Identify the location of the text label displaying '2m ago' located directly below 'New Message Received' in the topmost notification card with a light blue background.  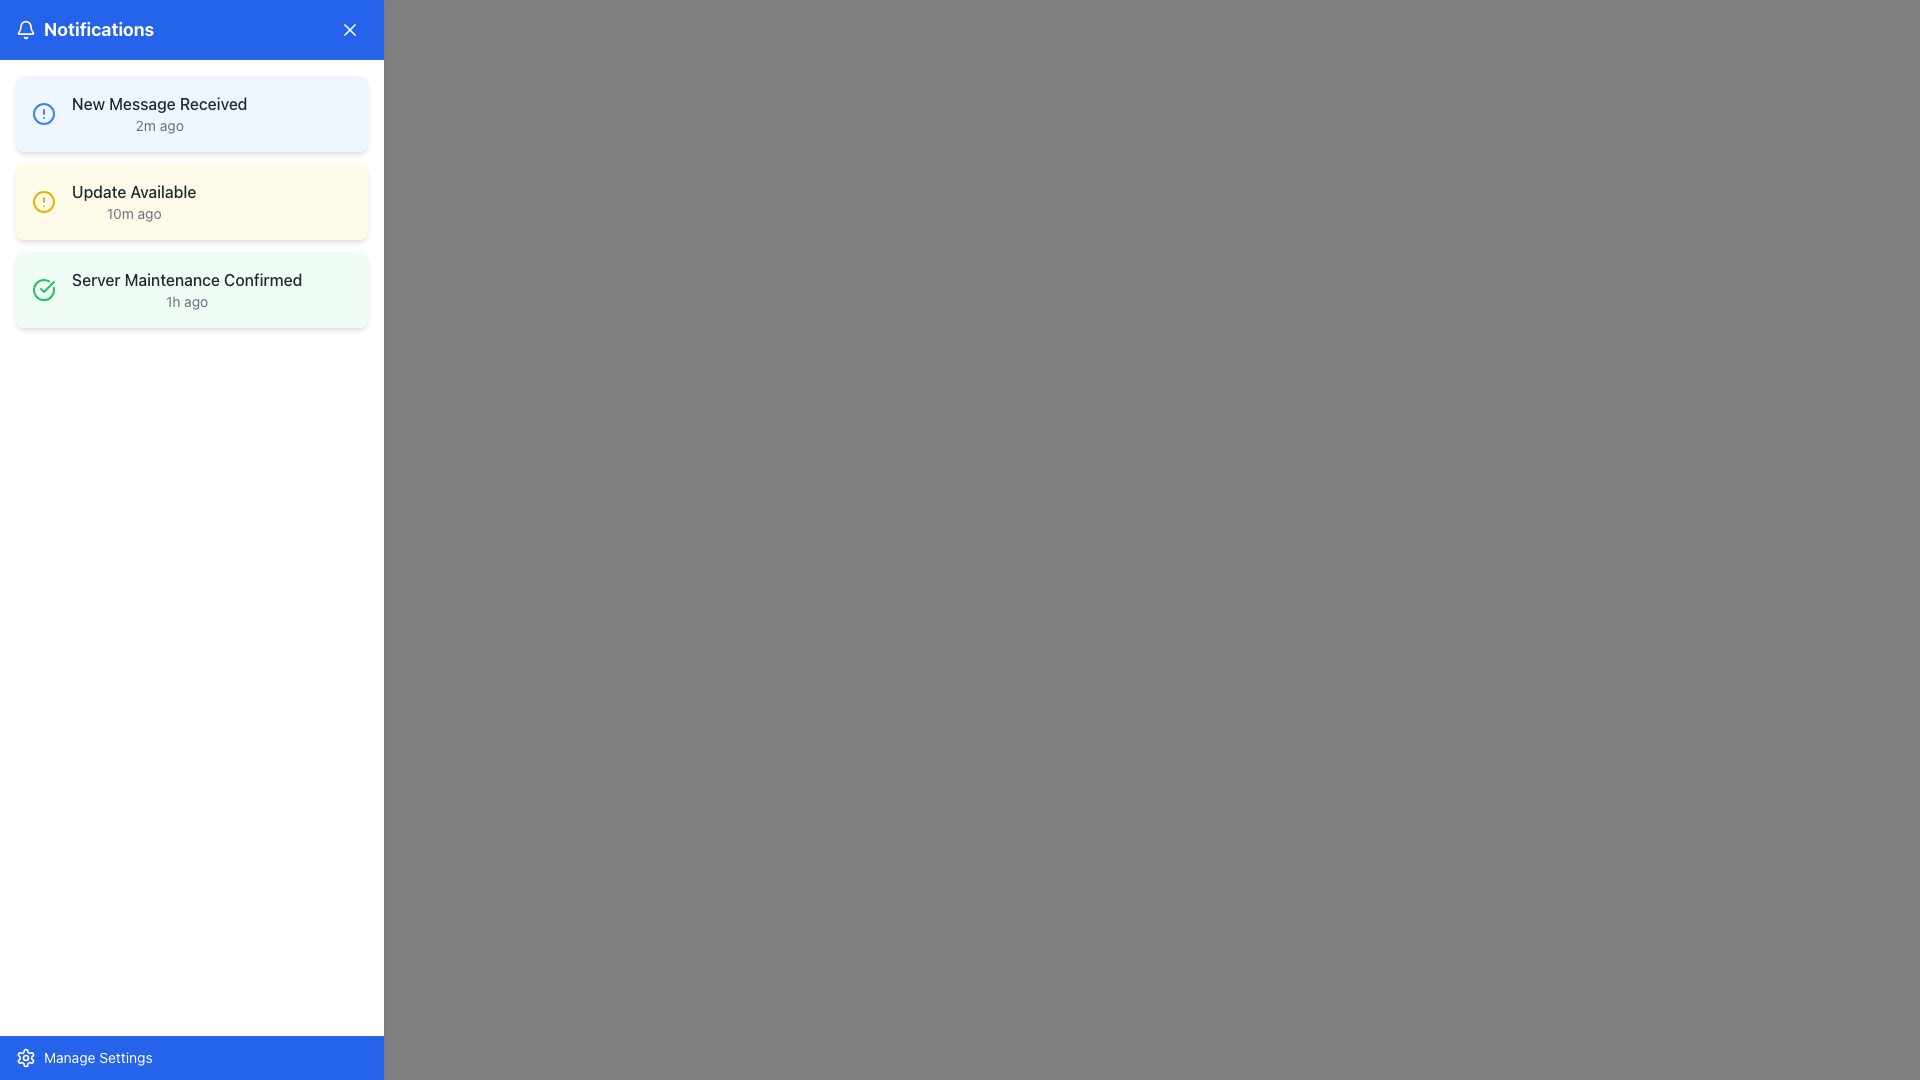
(158, 126).